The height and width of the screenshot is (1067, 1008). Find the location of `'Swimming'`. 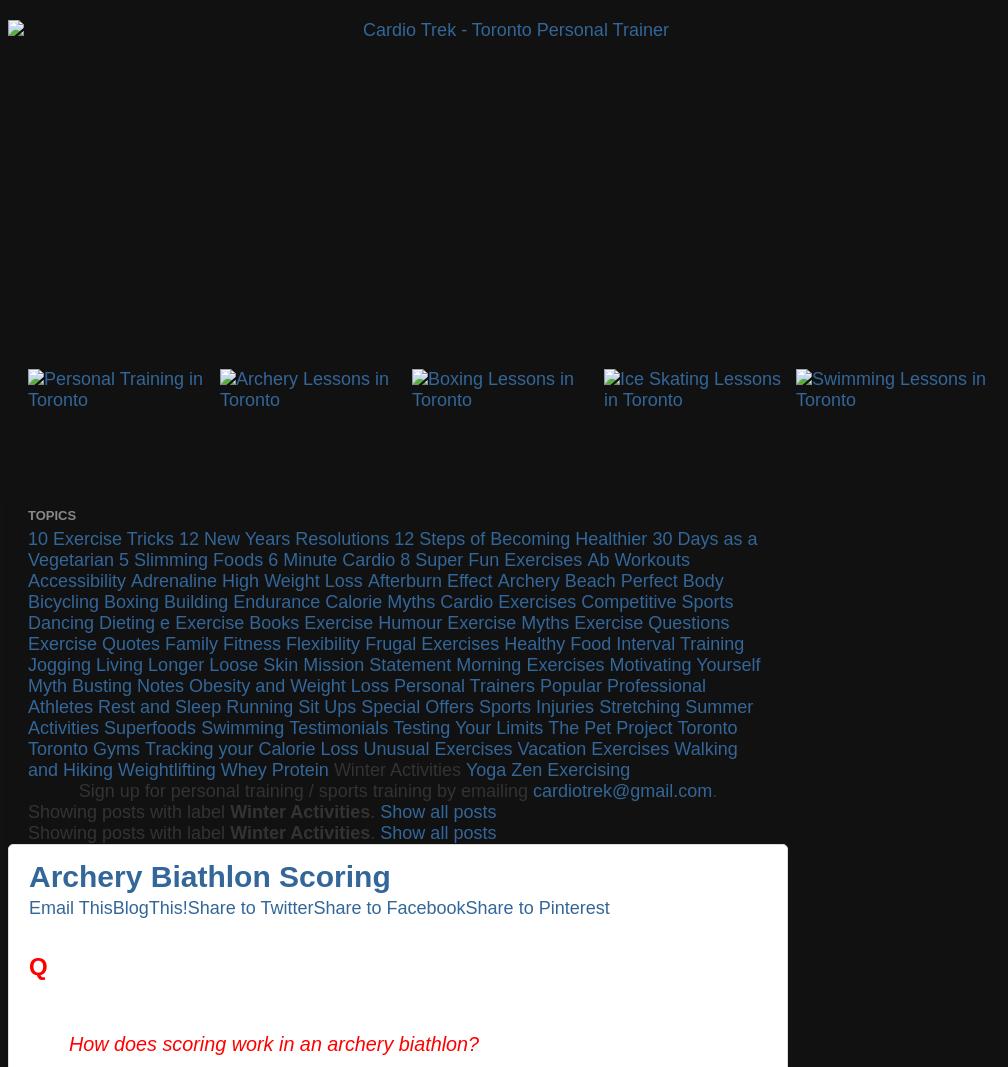

'Swimming' is located at coordinates (242, 727).